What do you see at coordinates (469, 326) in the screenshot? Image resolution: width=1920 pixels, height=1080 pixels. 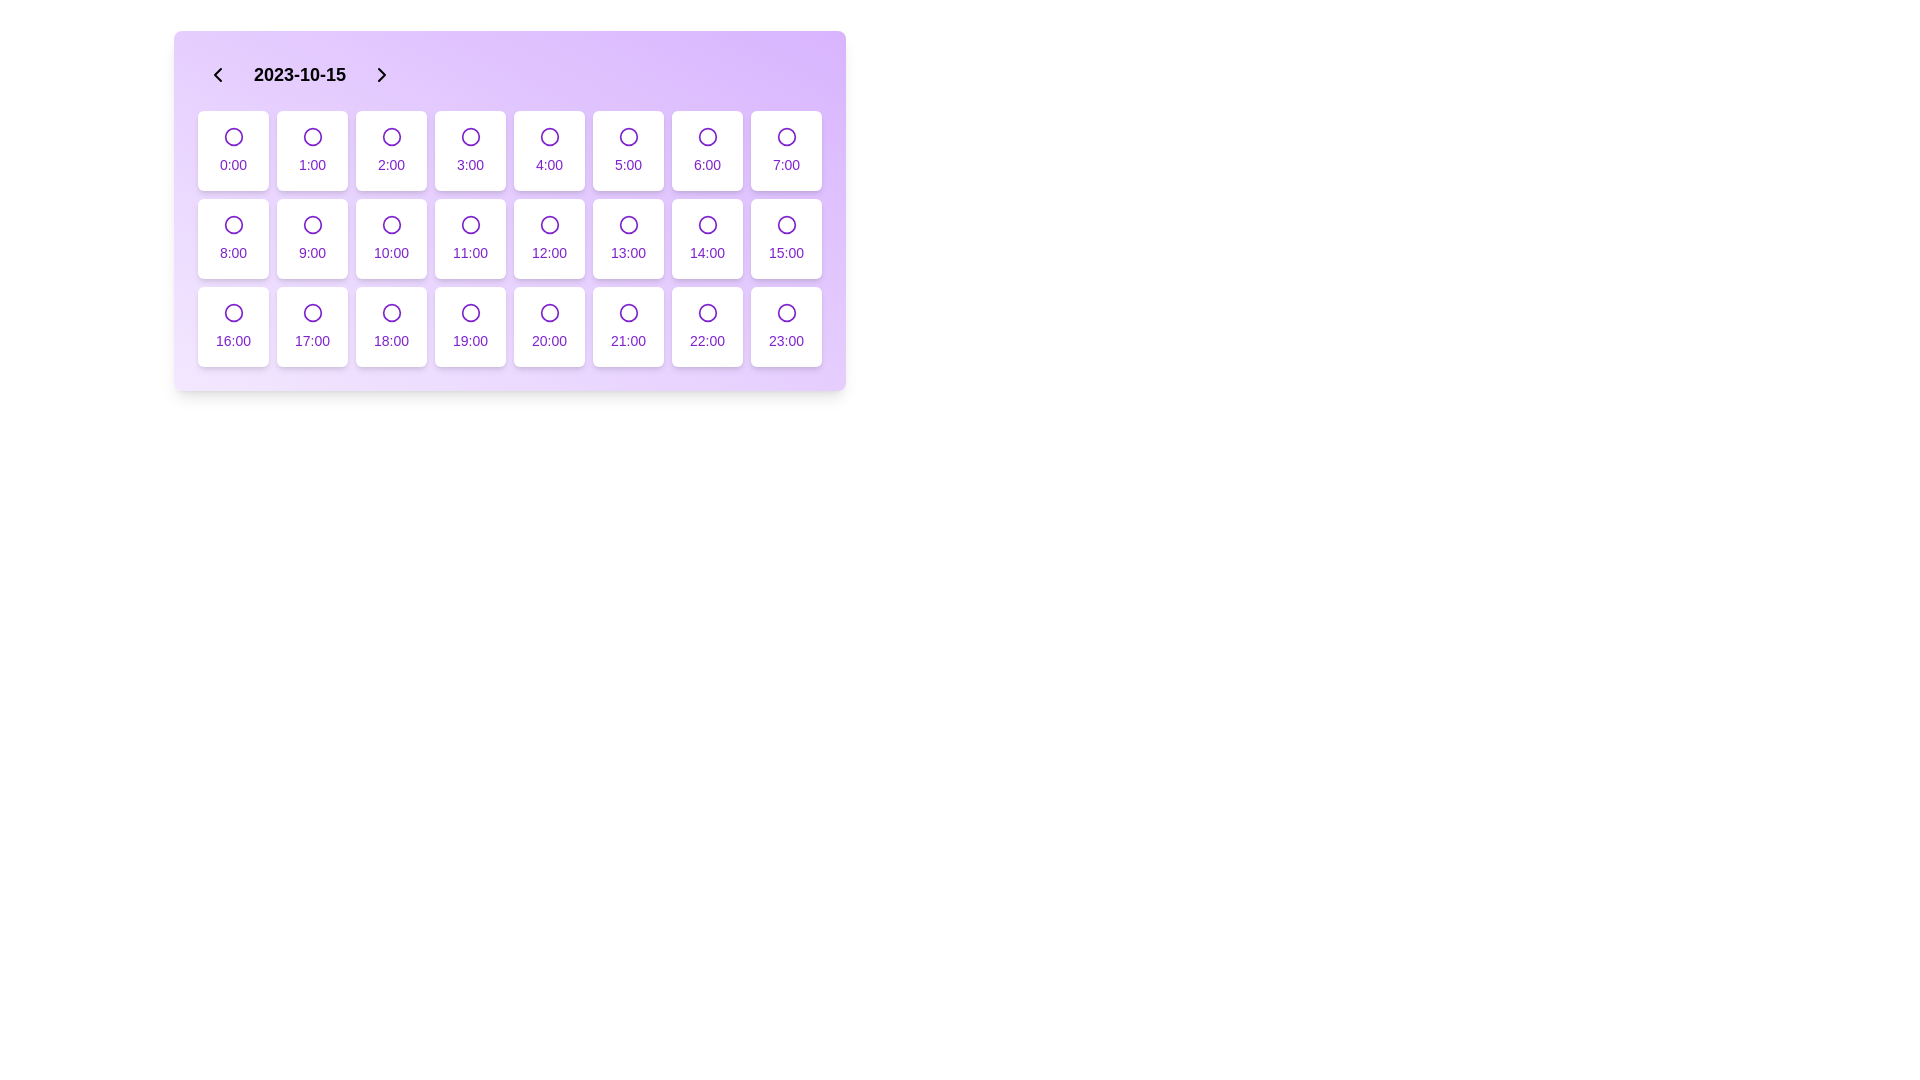 I see `the button displaying '19:00'` at bounding box center [469, 326].